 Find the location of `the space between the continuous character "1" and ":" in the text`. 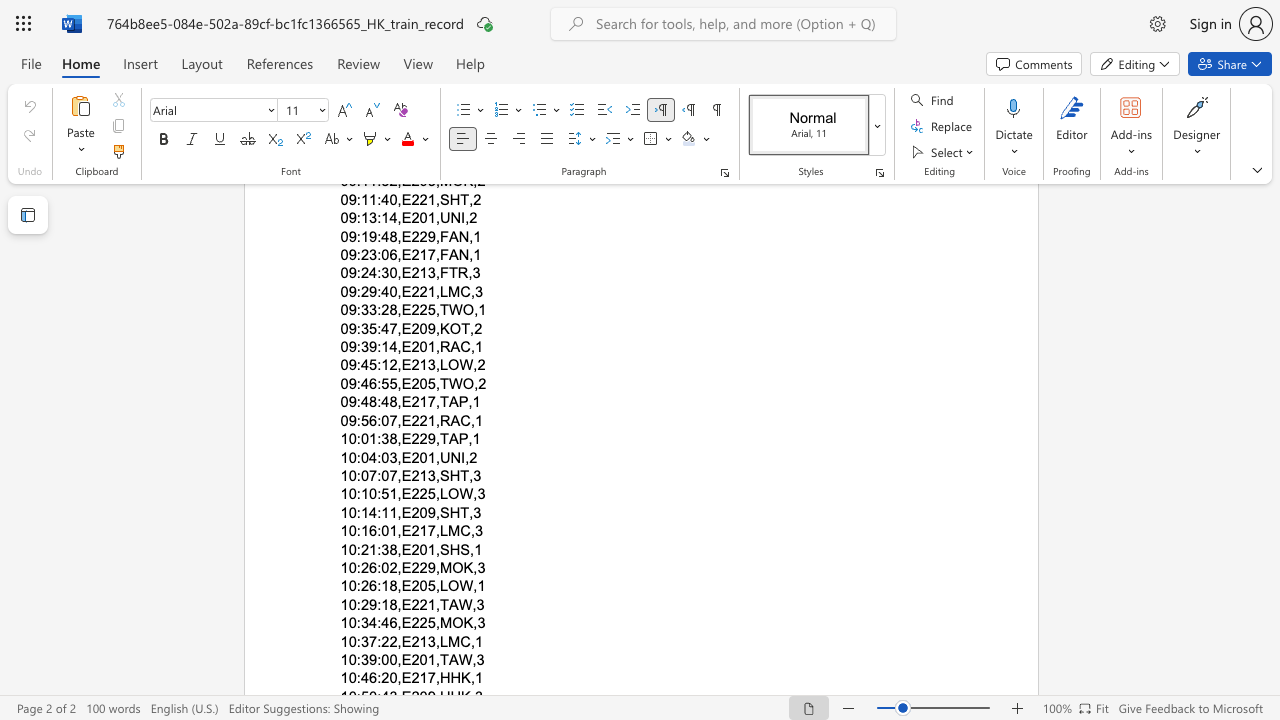

the space between the continuous character "1" and ":" in the text is located at coordinates (376, 549).